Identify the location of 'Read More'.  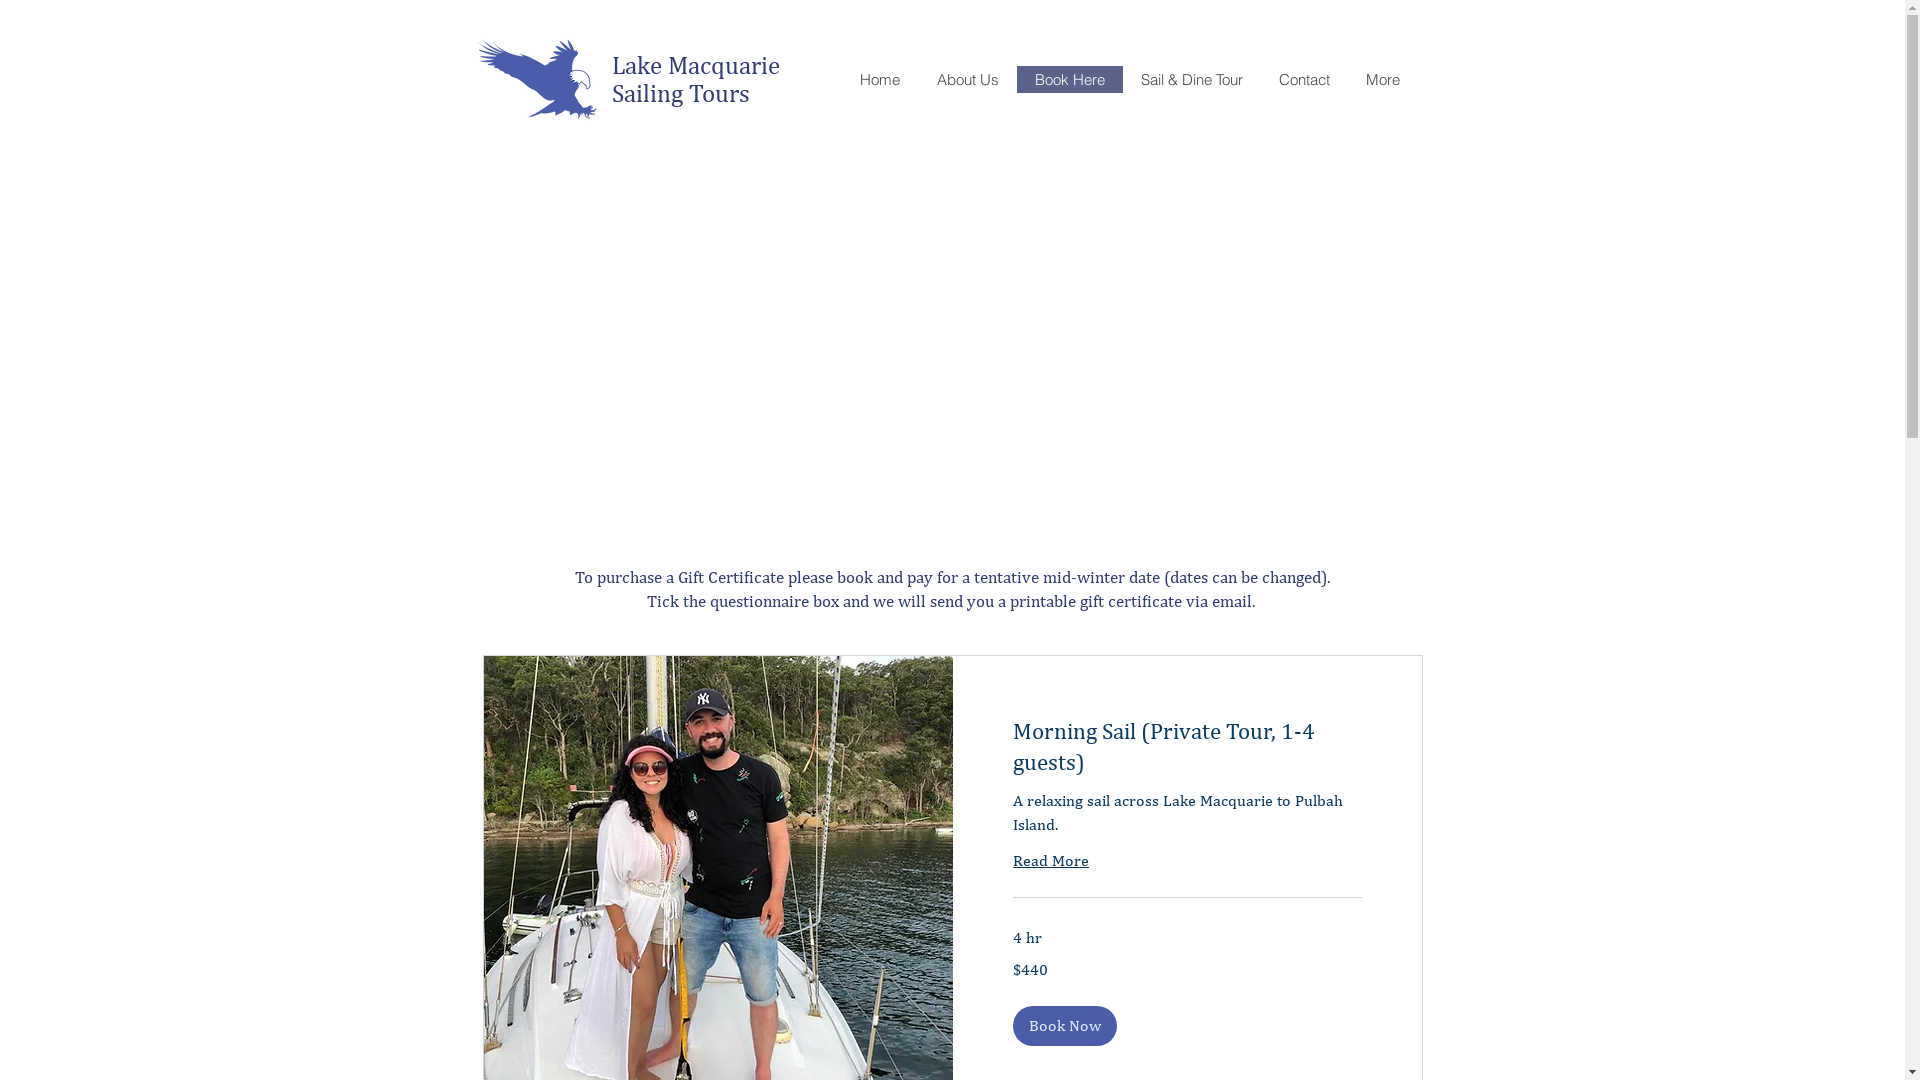
(1012, 859).